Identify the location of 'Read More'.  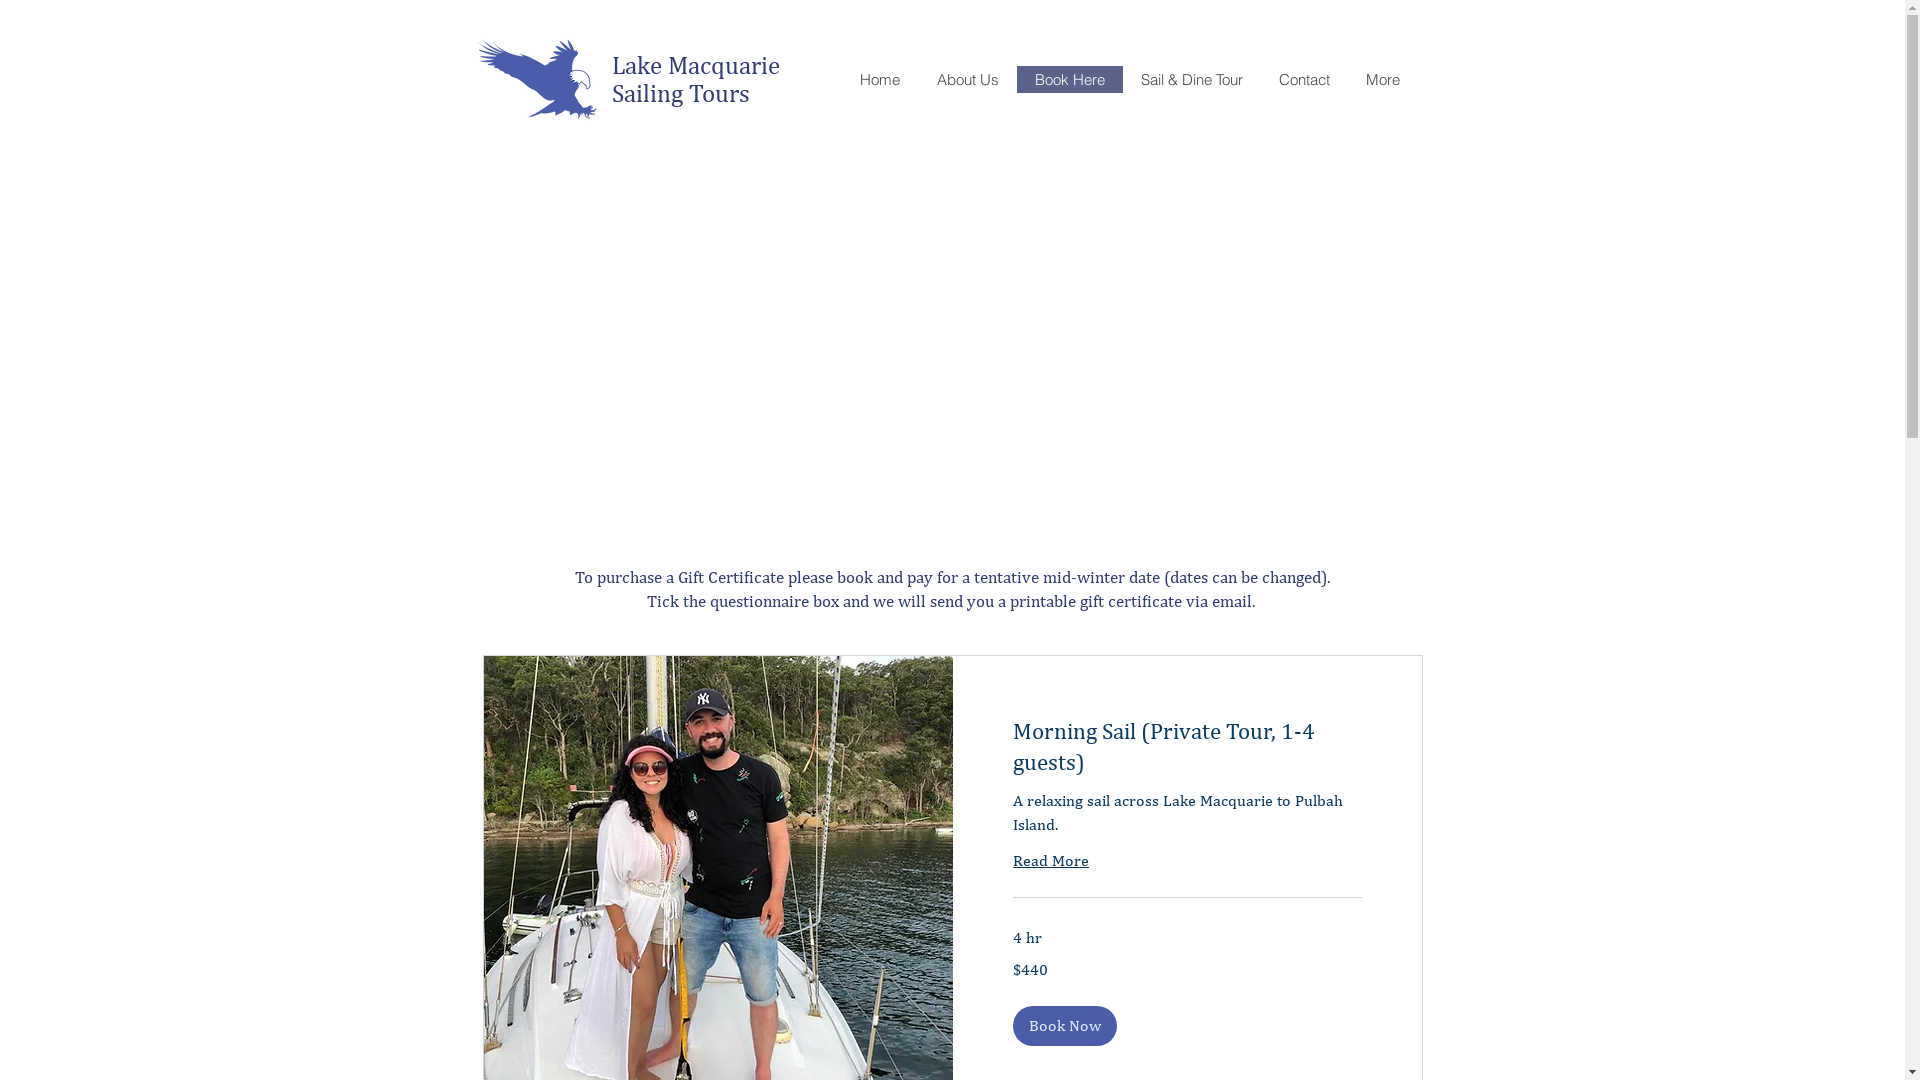
(1012, 859).